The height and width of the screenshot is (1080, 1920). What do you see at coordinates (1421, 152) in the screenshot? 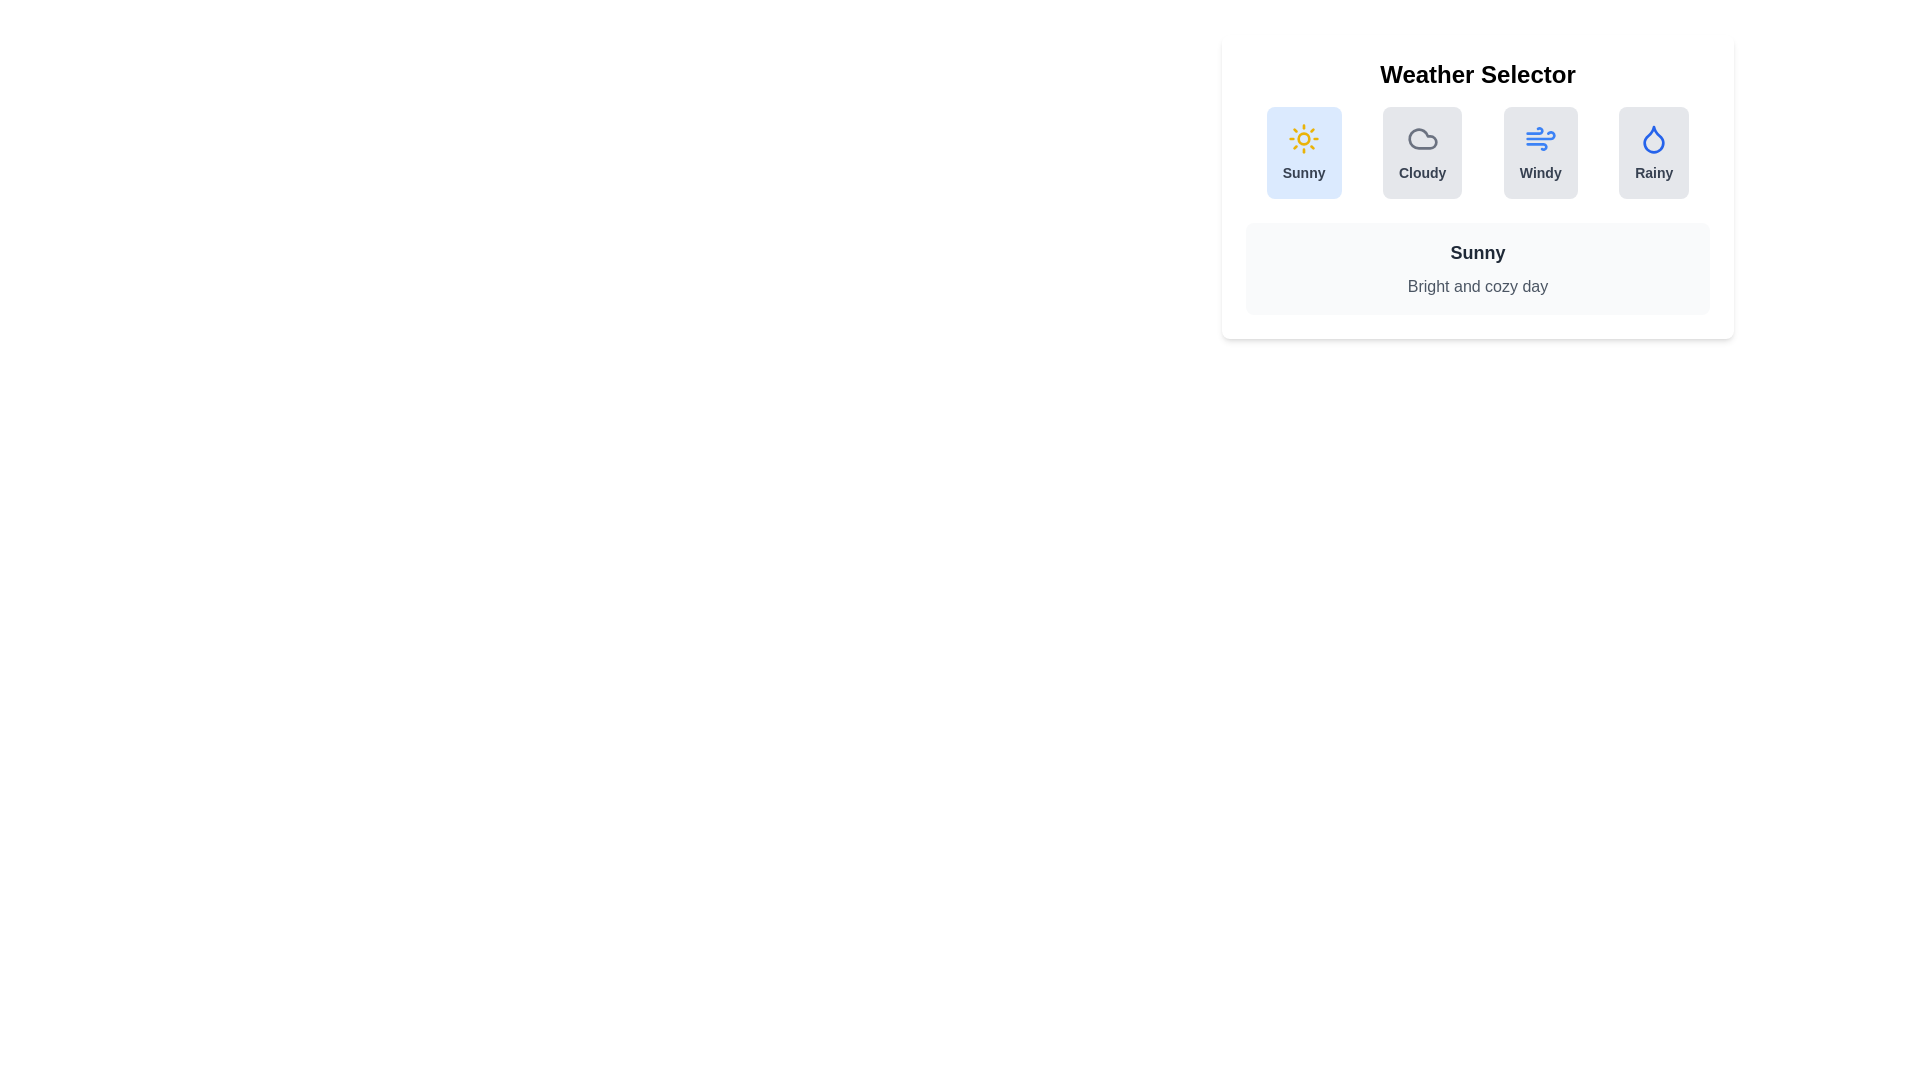
I see `the 'Cloudy' weather option button located in the second slot of the weather option cards` at bounding box center [1421, 152].